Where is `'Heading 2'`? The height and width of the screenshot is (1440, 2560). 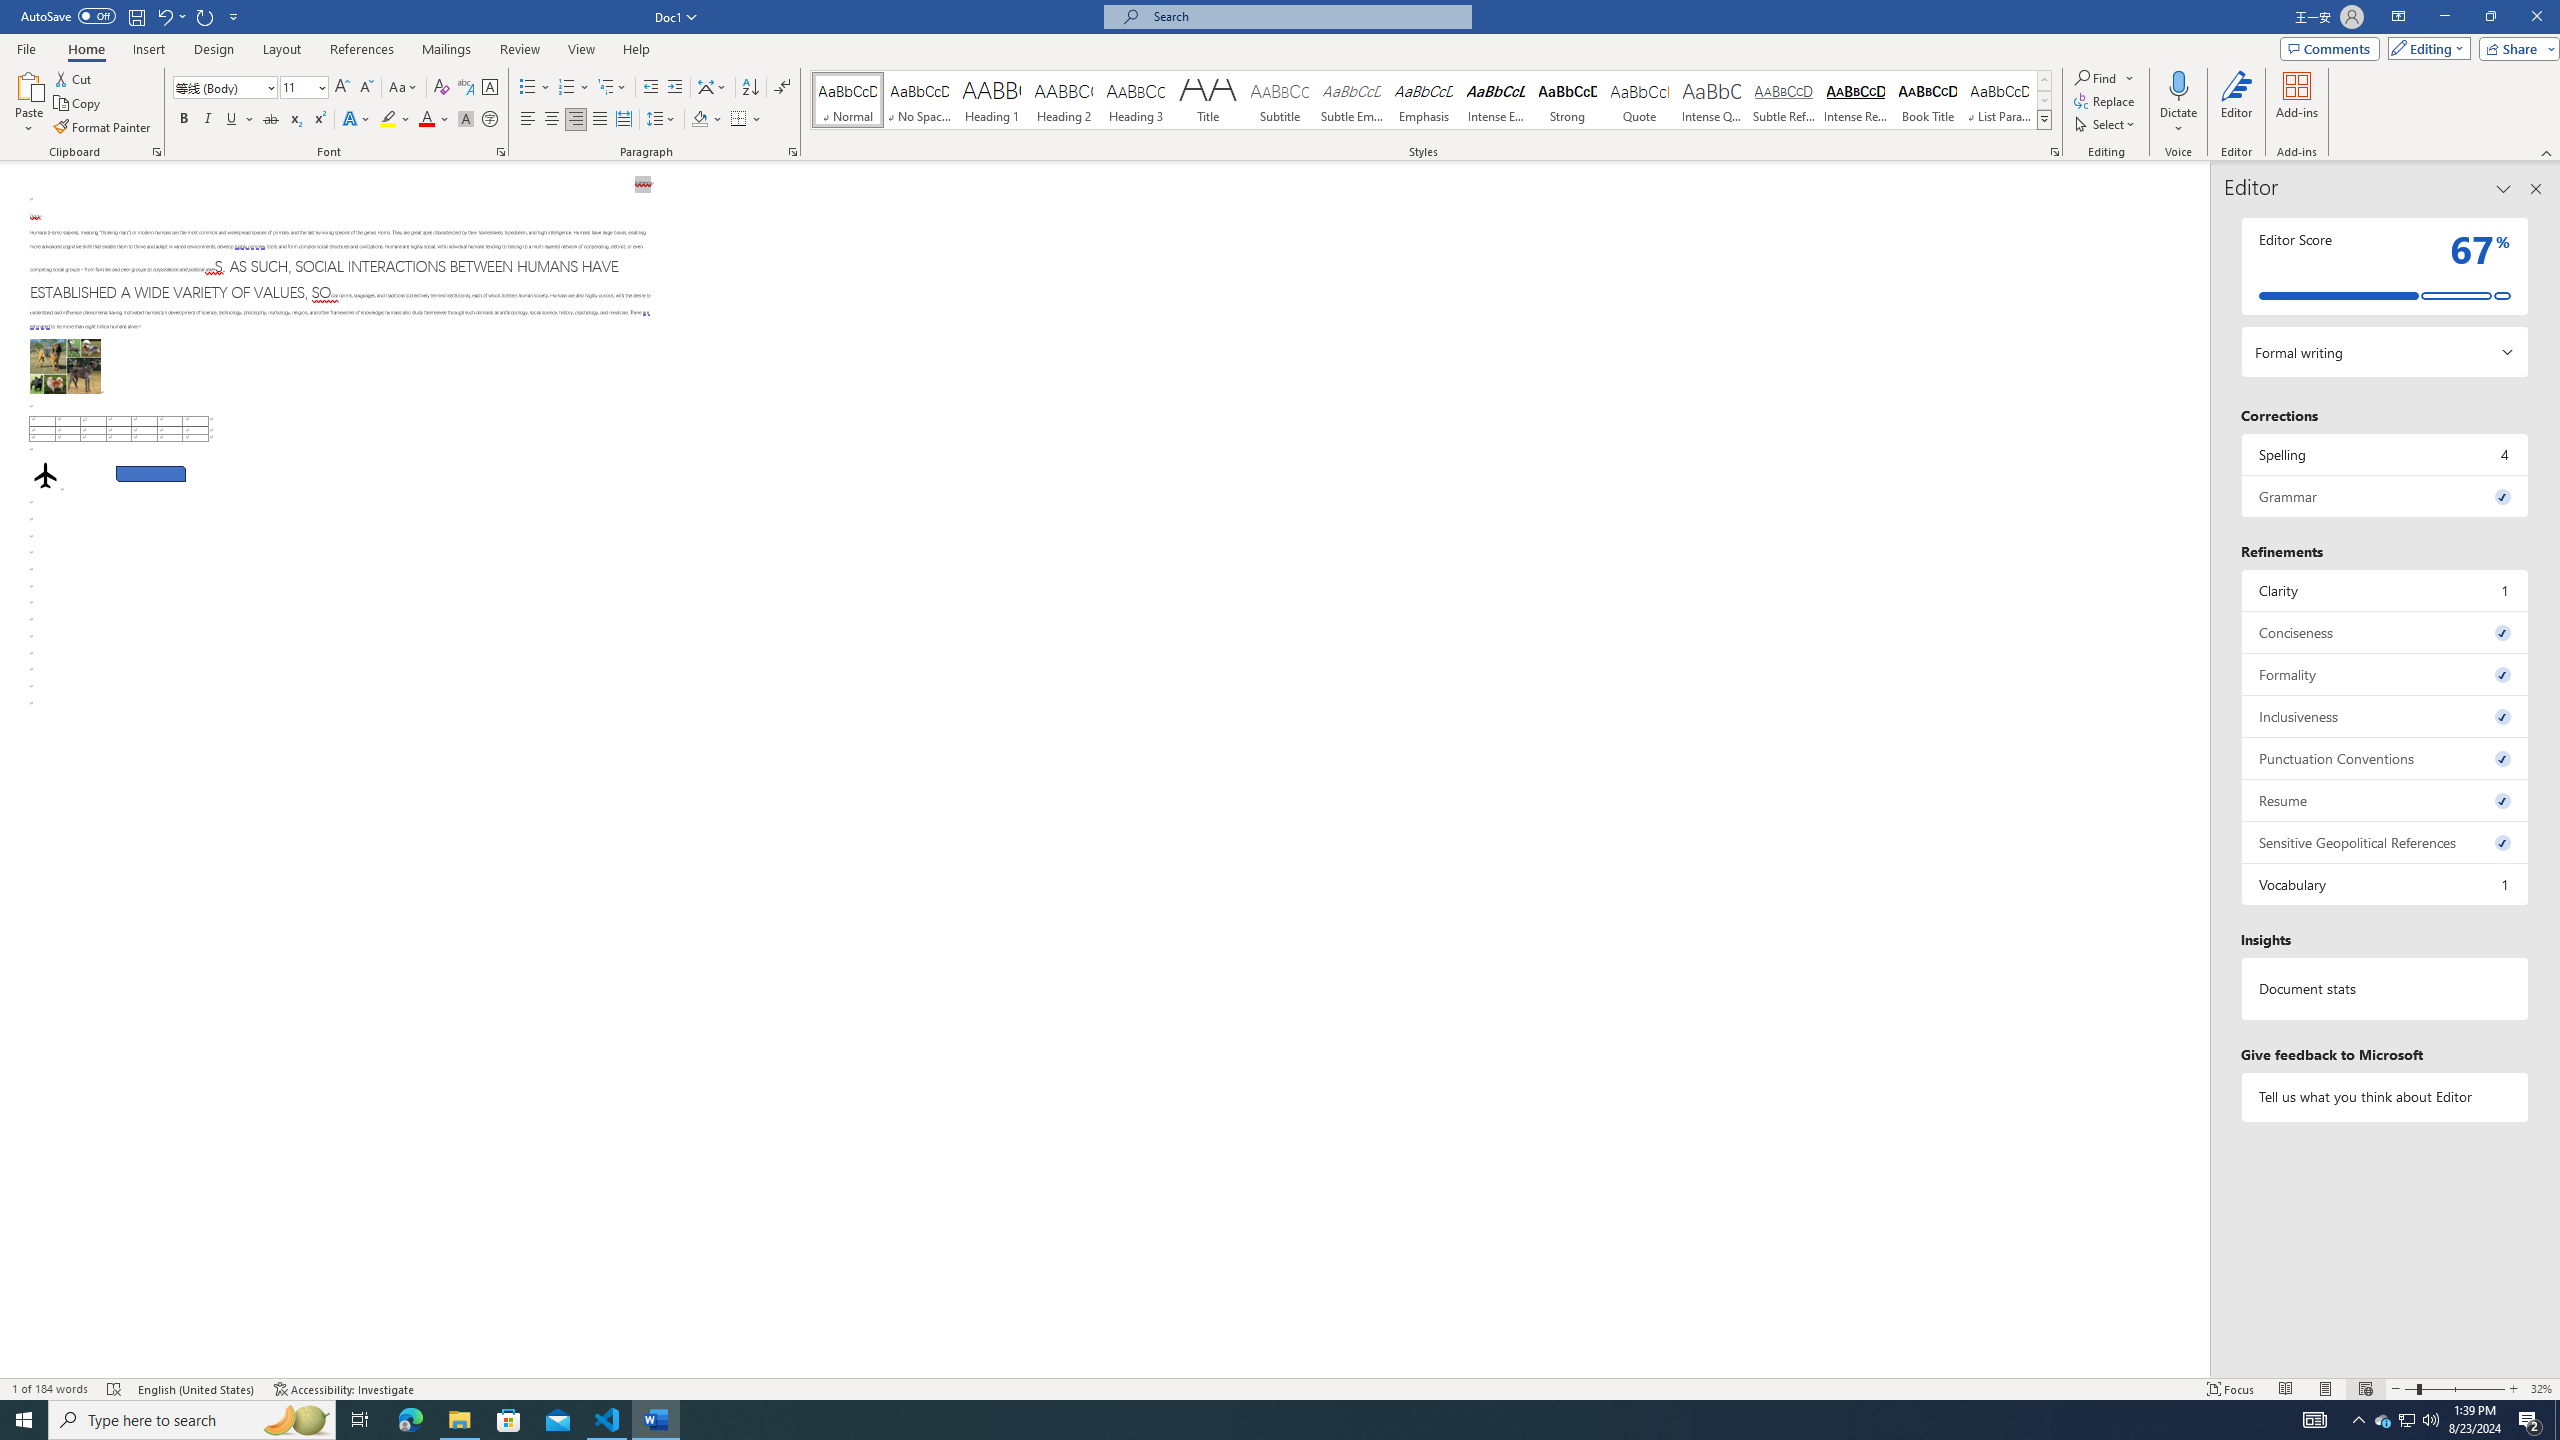
'Heading 2' is located at coordinates (1063, 99).